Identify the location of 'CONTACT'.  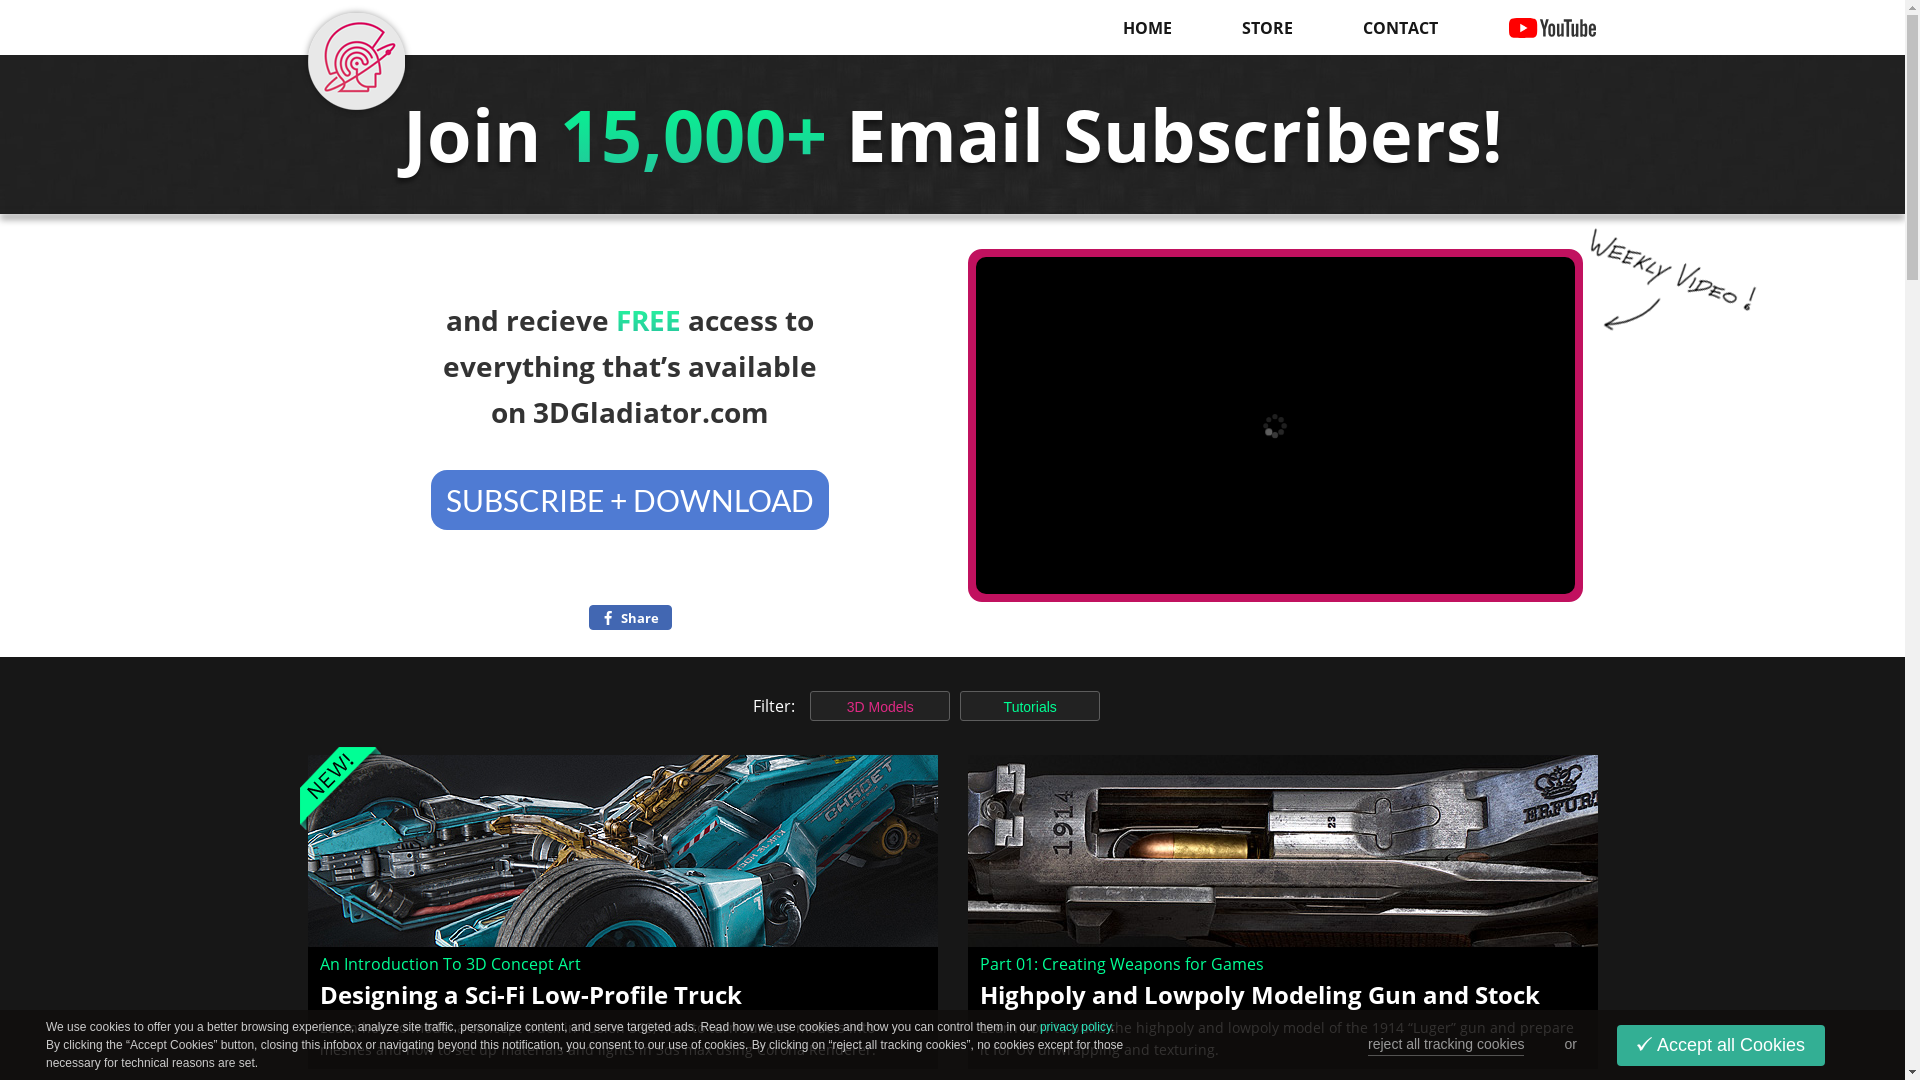
(1398, 27).